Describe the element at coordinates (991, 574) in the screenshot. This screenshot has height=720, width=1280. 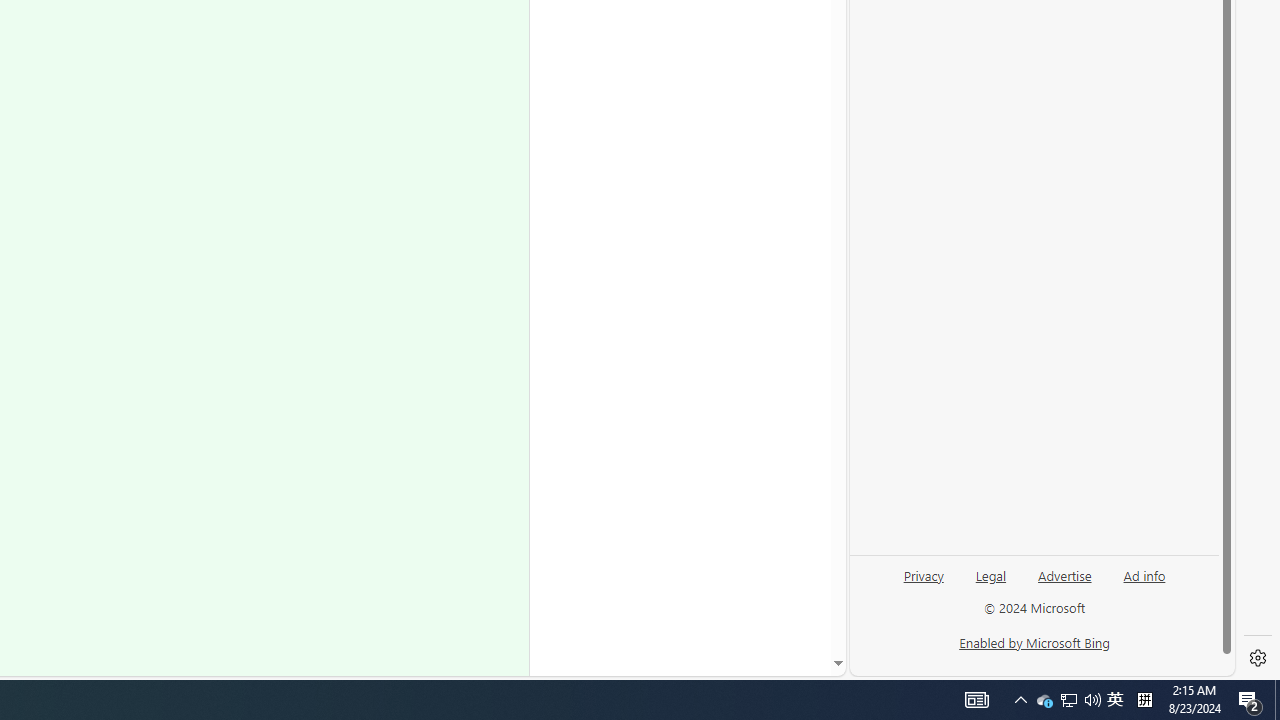
I see `'Legal'` at that location.